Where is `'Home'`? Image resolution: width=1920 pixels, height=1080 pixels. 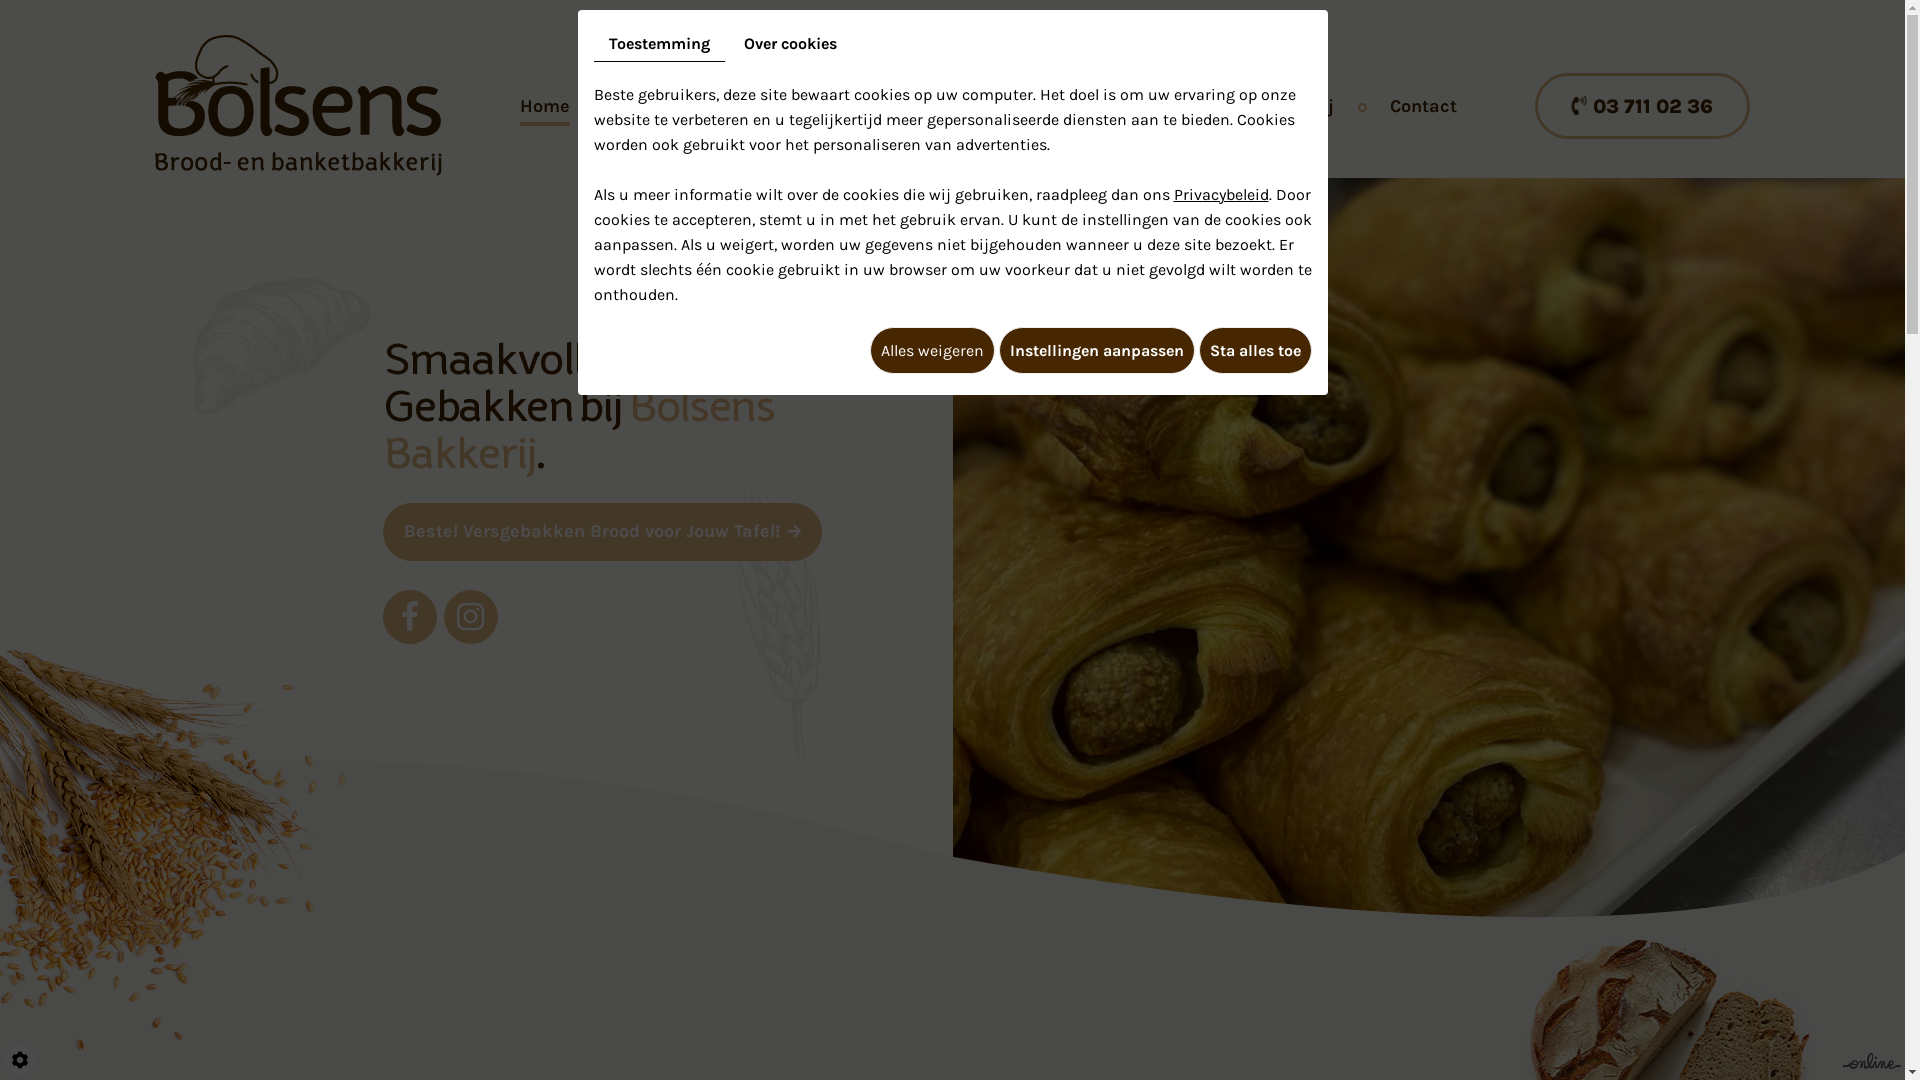 'Home' is located at coordinates (545, 105).